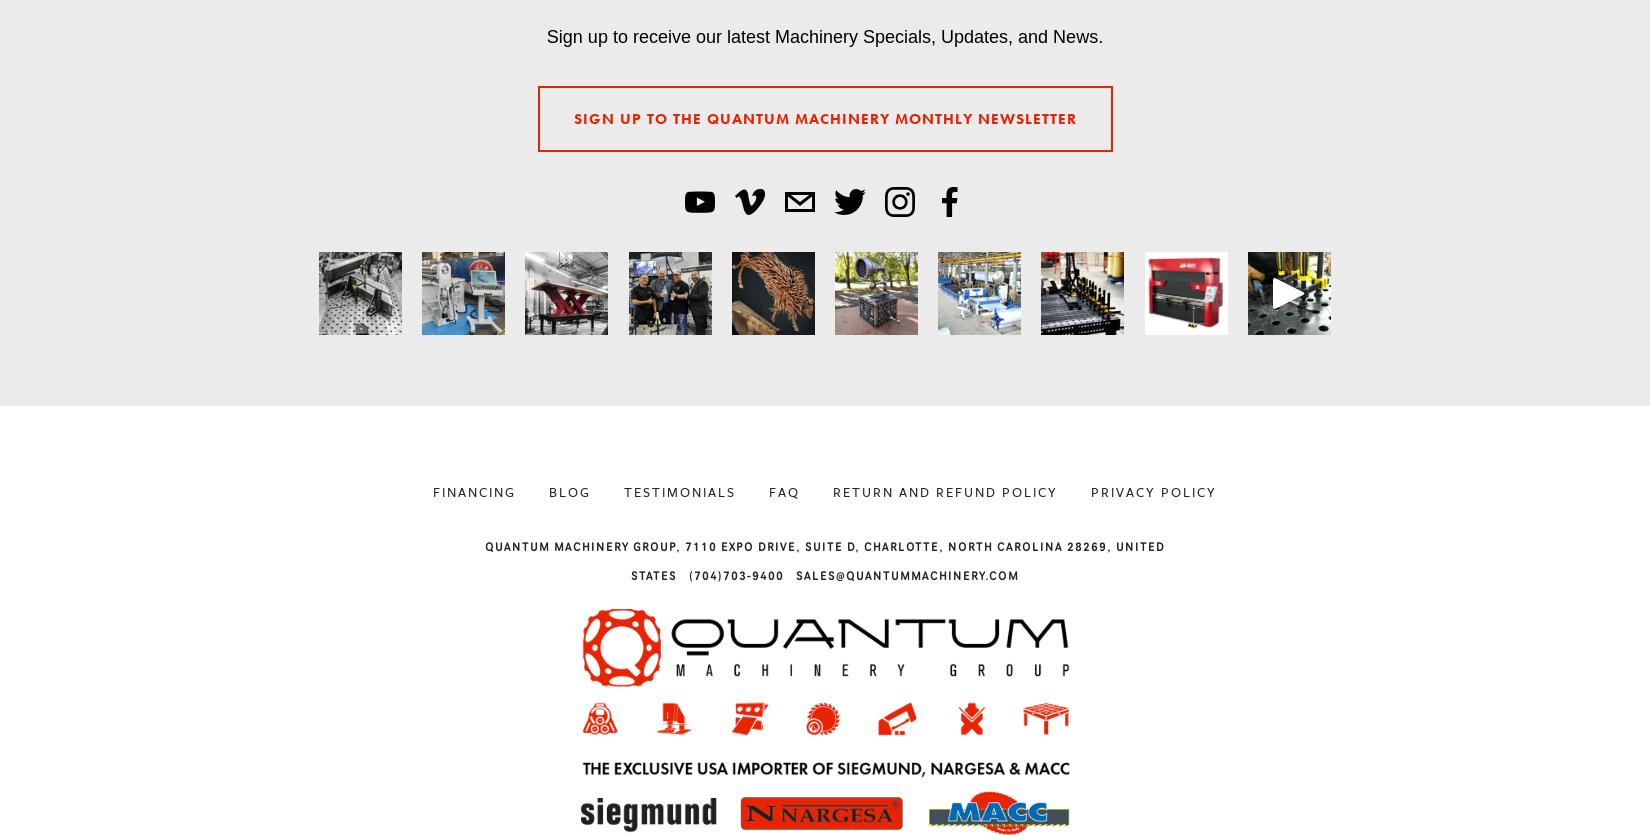  I want to click on 'Privacy Policy', so click(1154, 490).